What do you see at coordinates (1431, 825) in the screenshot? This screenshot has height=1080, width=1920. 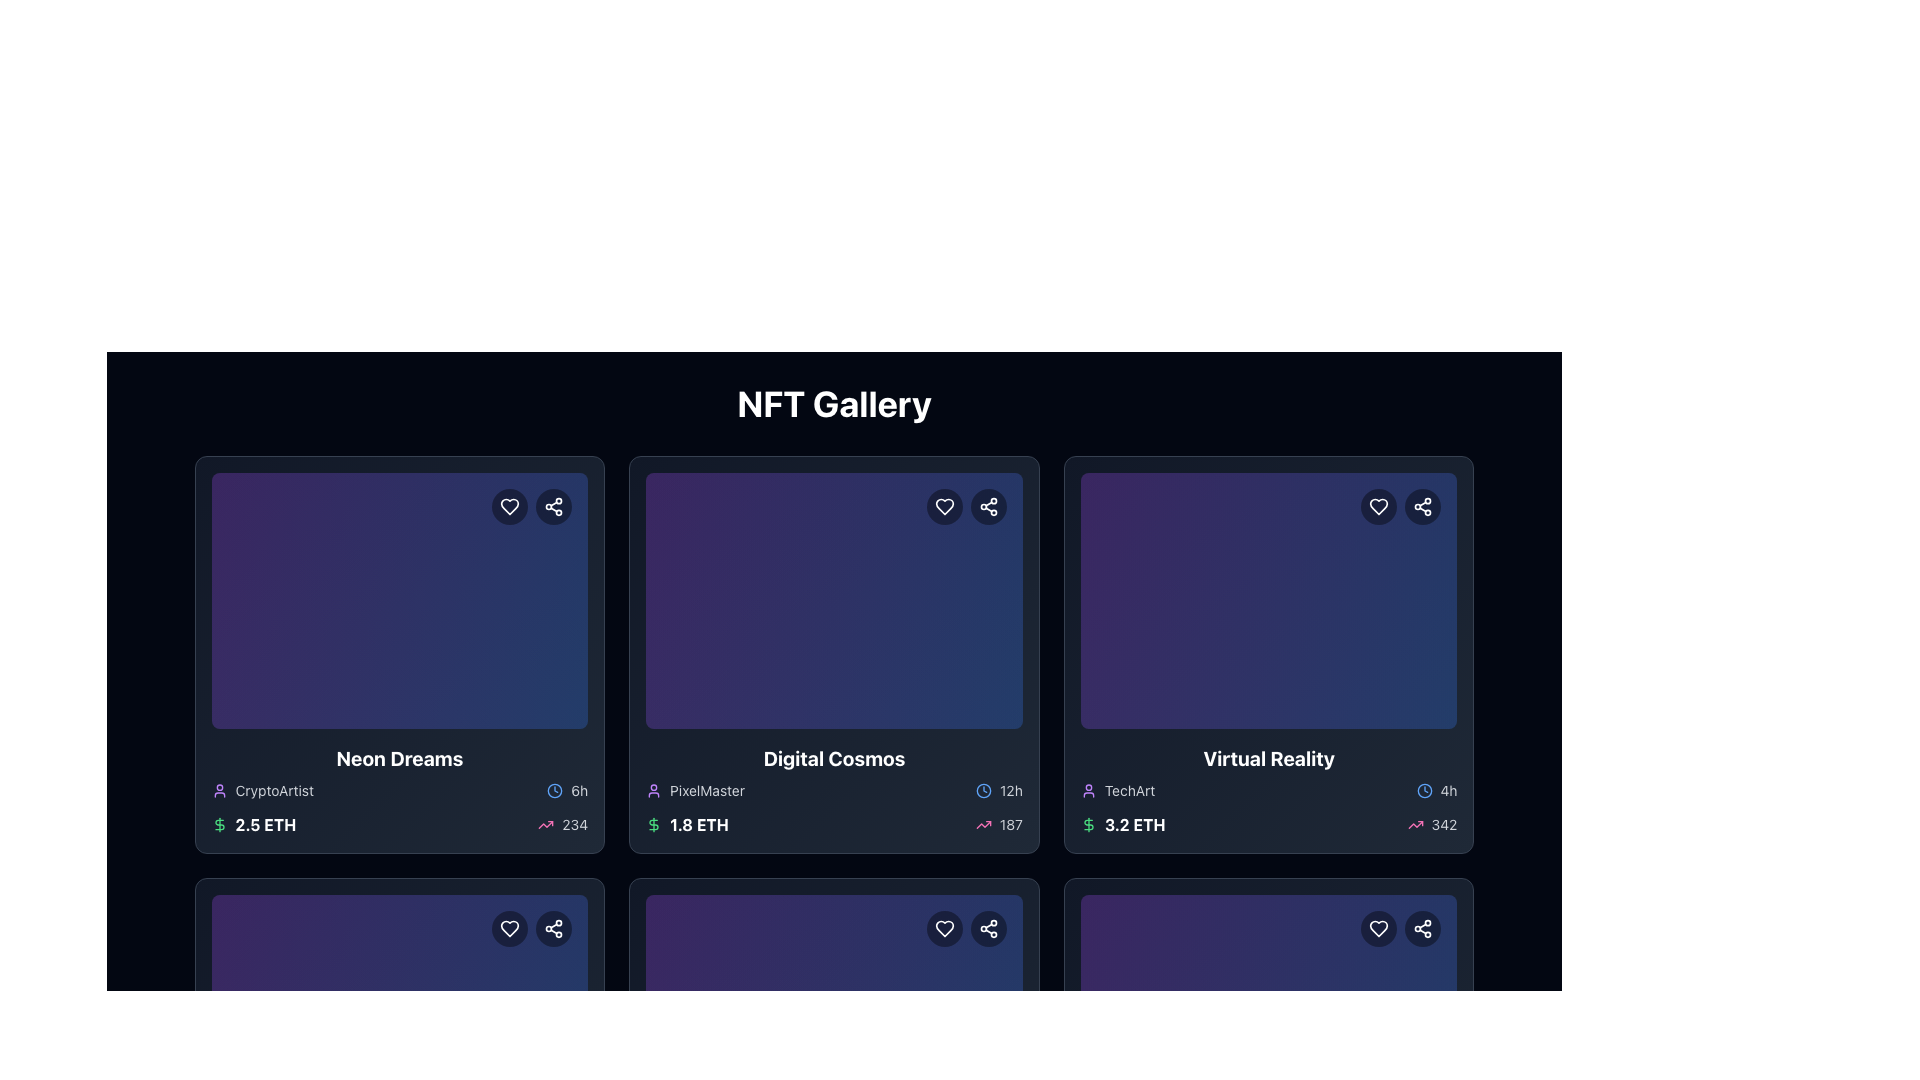 I see `the Text label displaying a statistic related to 'Virtual Reality', located in the bottom-right section of the card and preceded by a pink upward trending arrow icon` at bounding box center [1431, 825].